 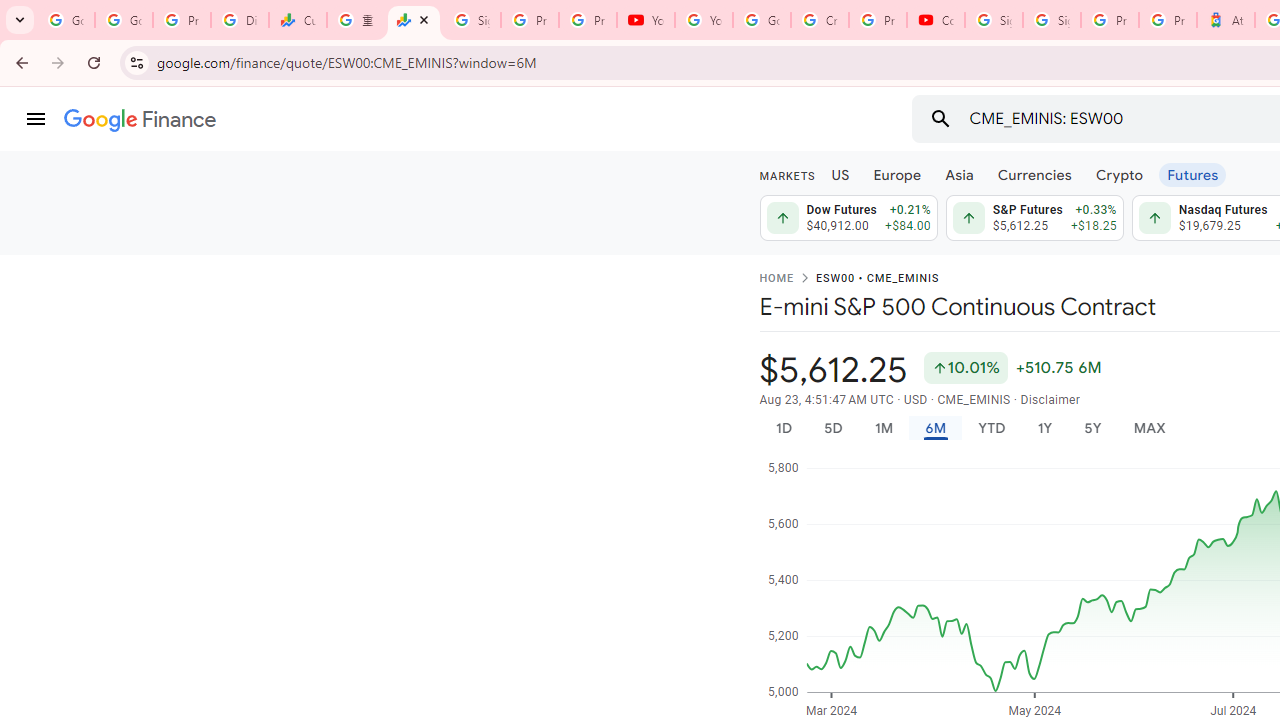 I want to click on 'Google Account Help', so click(x=761, y=20).